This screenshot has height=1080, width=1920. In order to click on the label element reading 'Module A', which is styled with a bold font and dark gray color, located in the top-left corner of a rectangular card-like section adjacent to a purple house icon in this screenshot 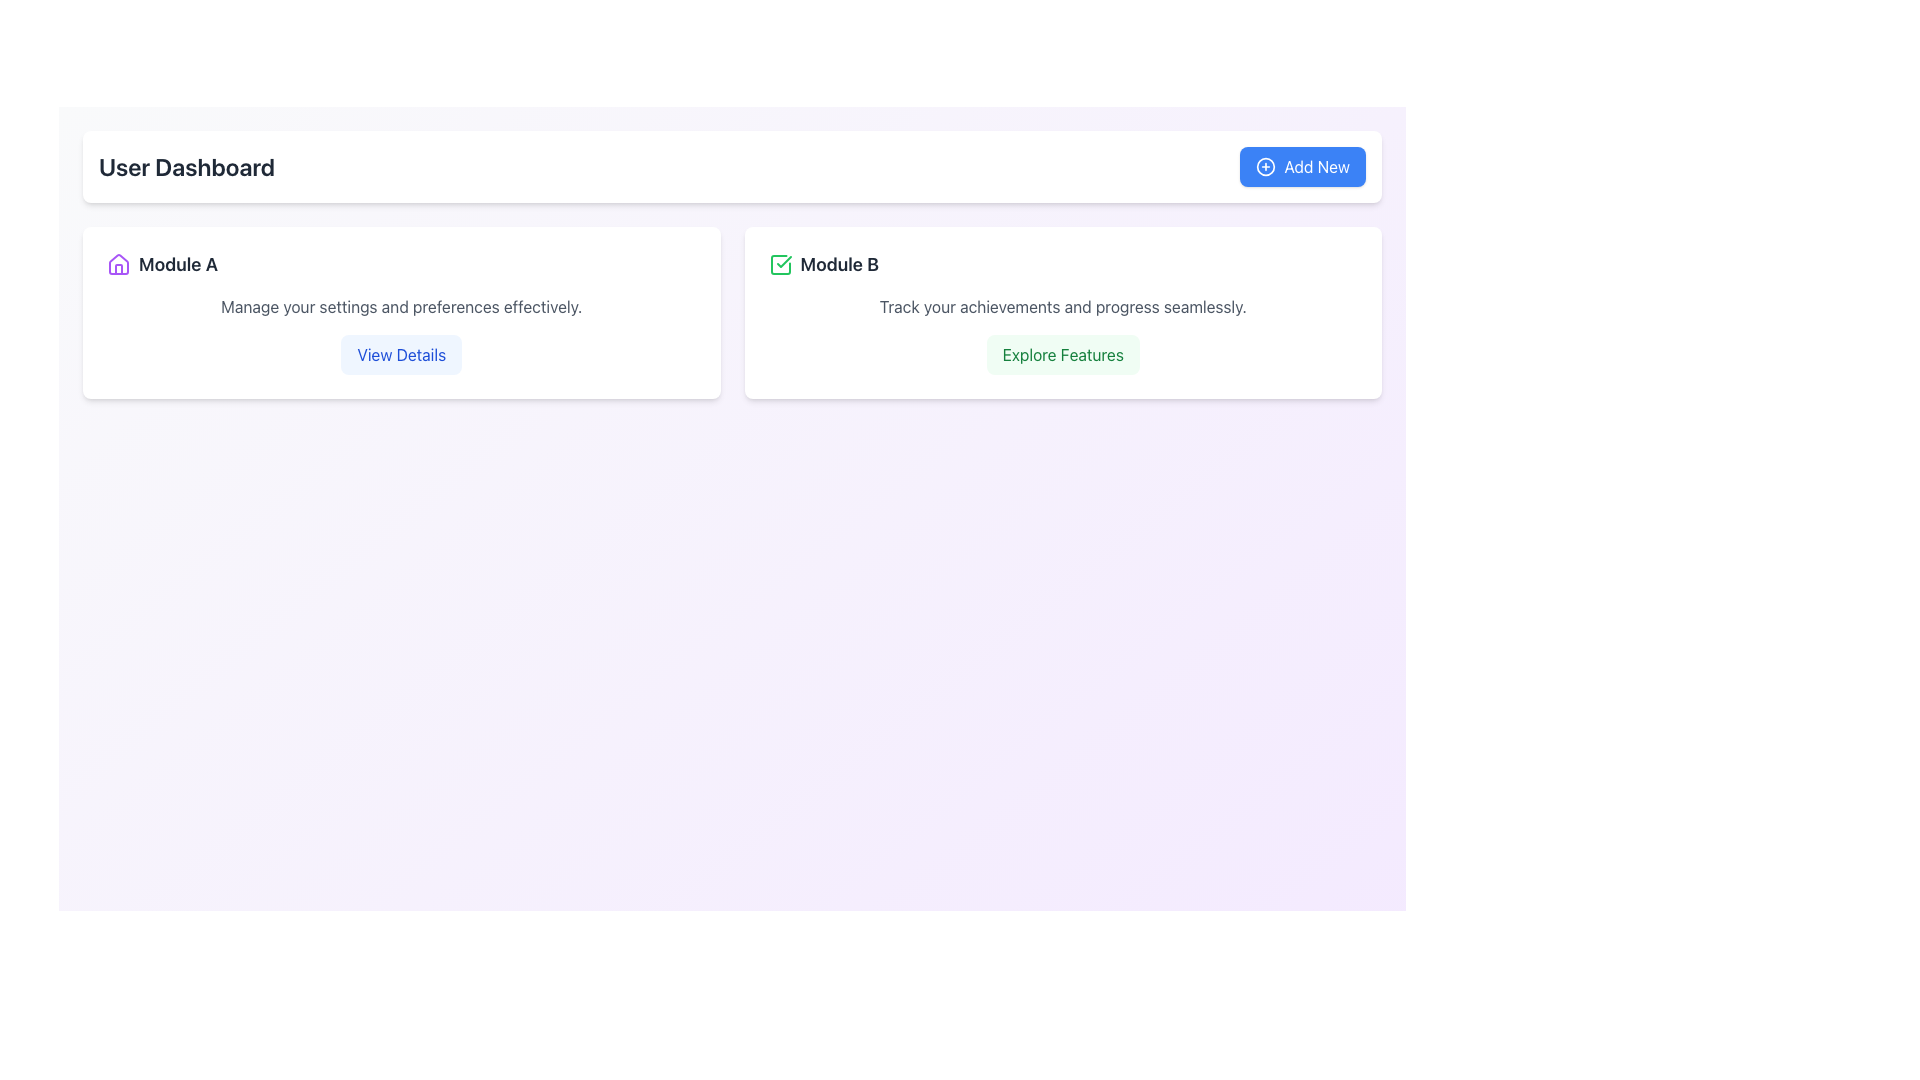, I will do `click(178, 264)`.